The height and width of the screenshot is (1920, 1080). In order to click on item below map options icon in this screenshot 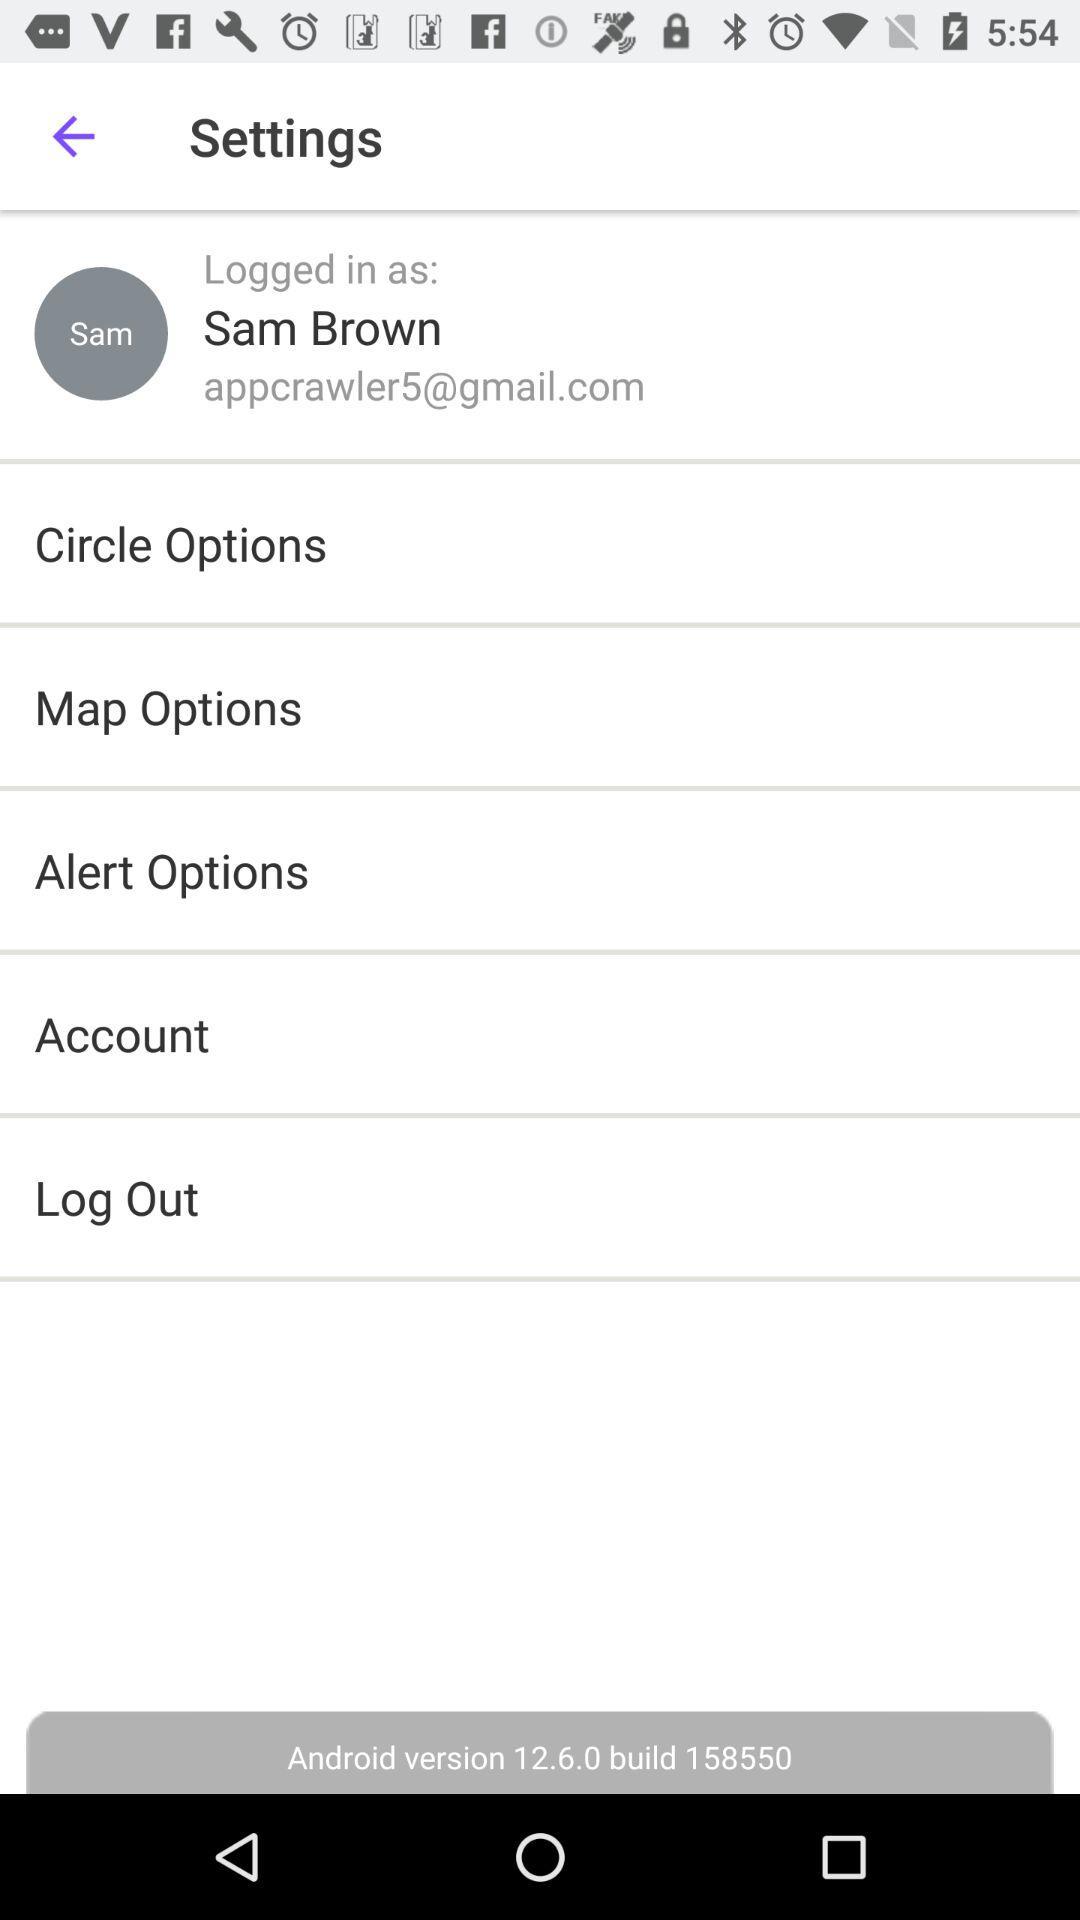, I will do `click(170, 870)`.